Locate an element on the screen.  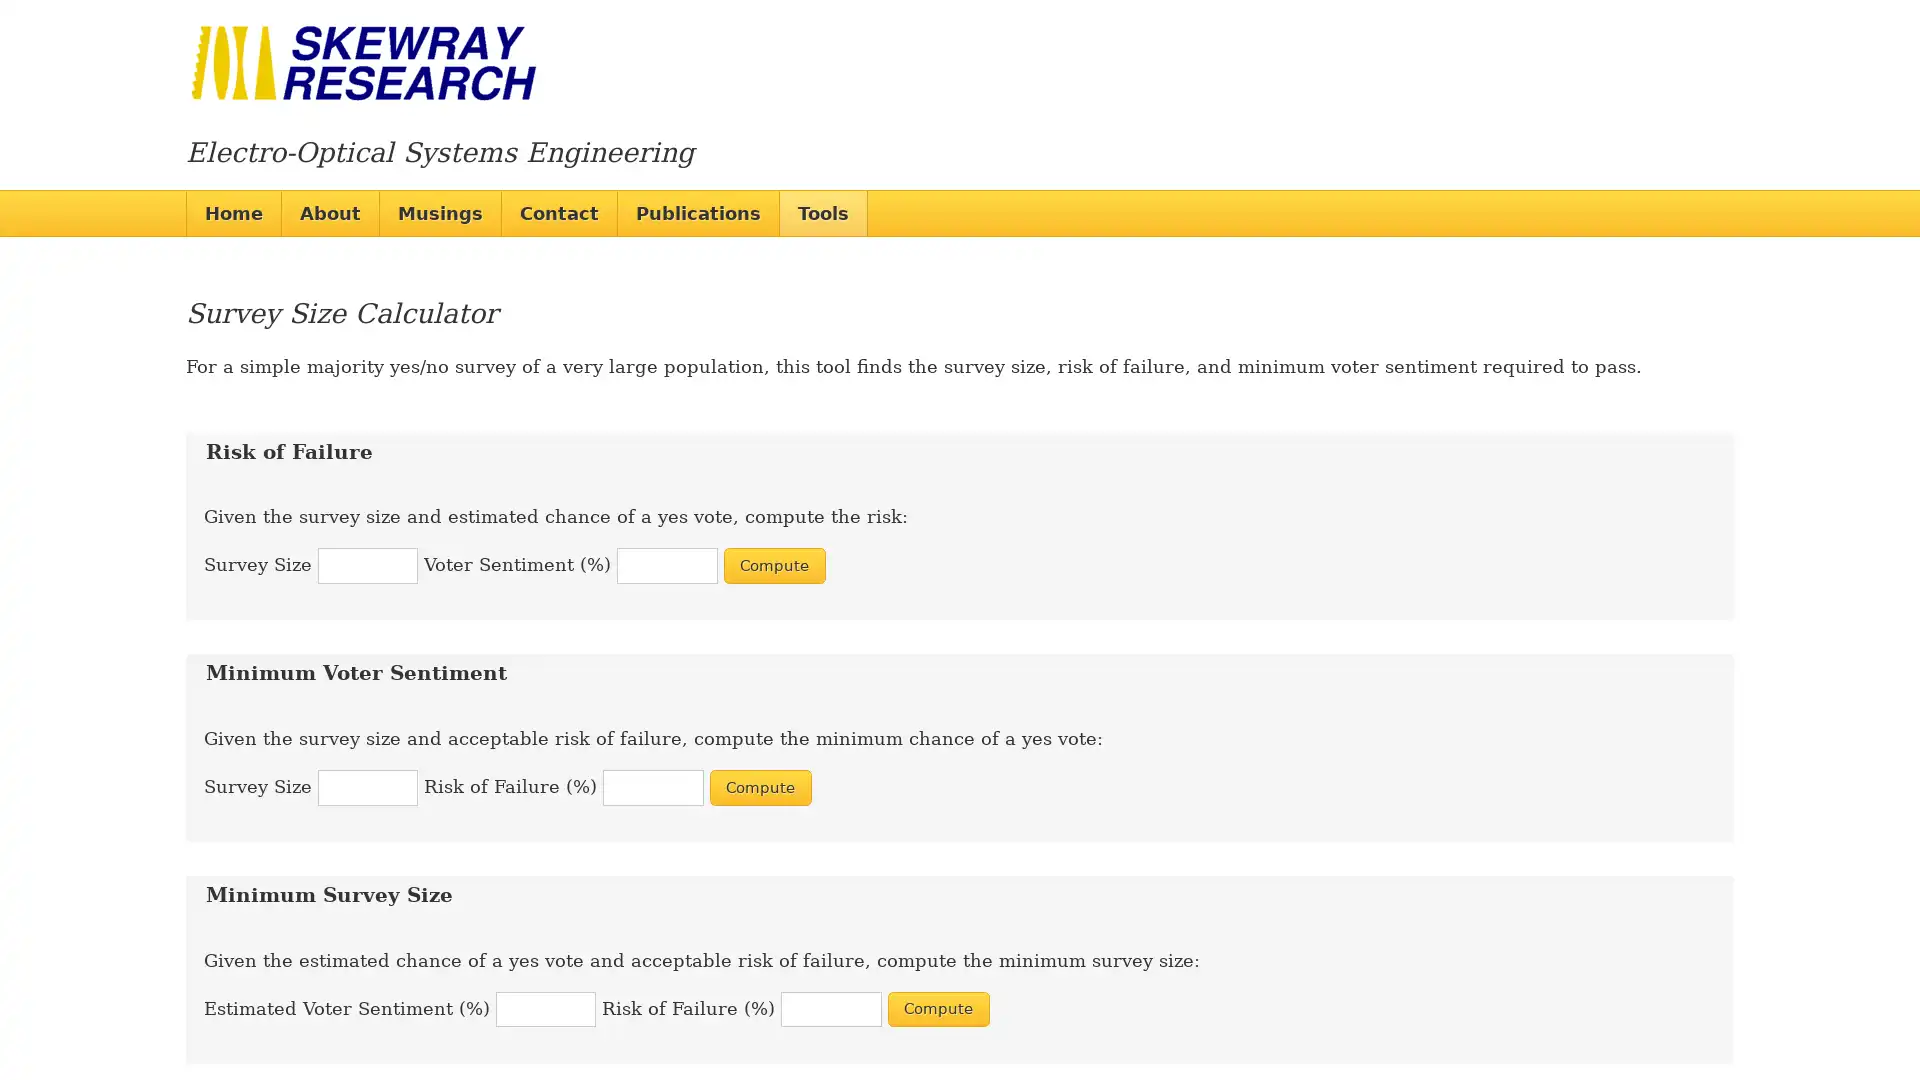
Compute is located at coordinates (936, 1009).